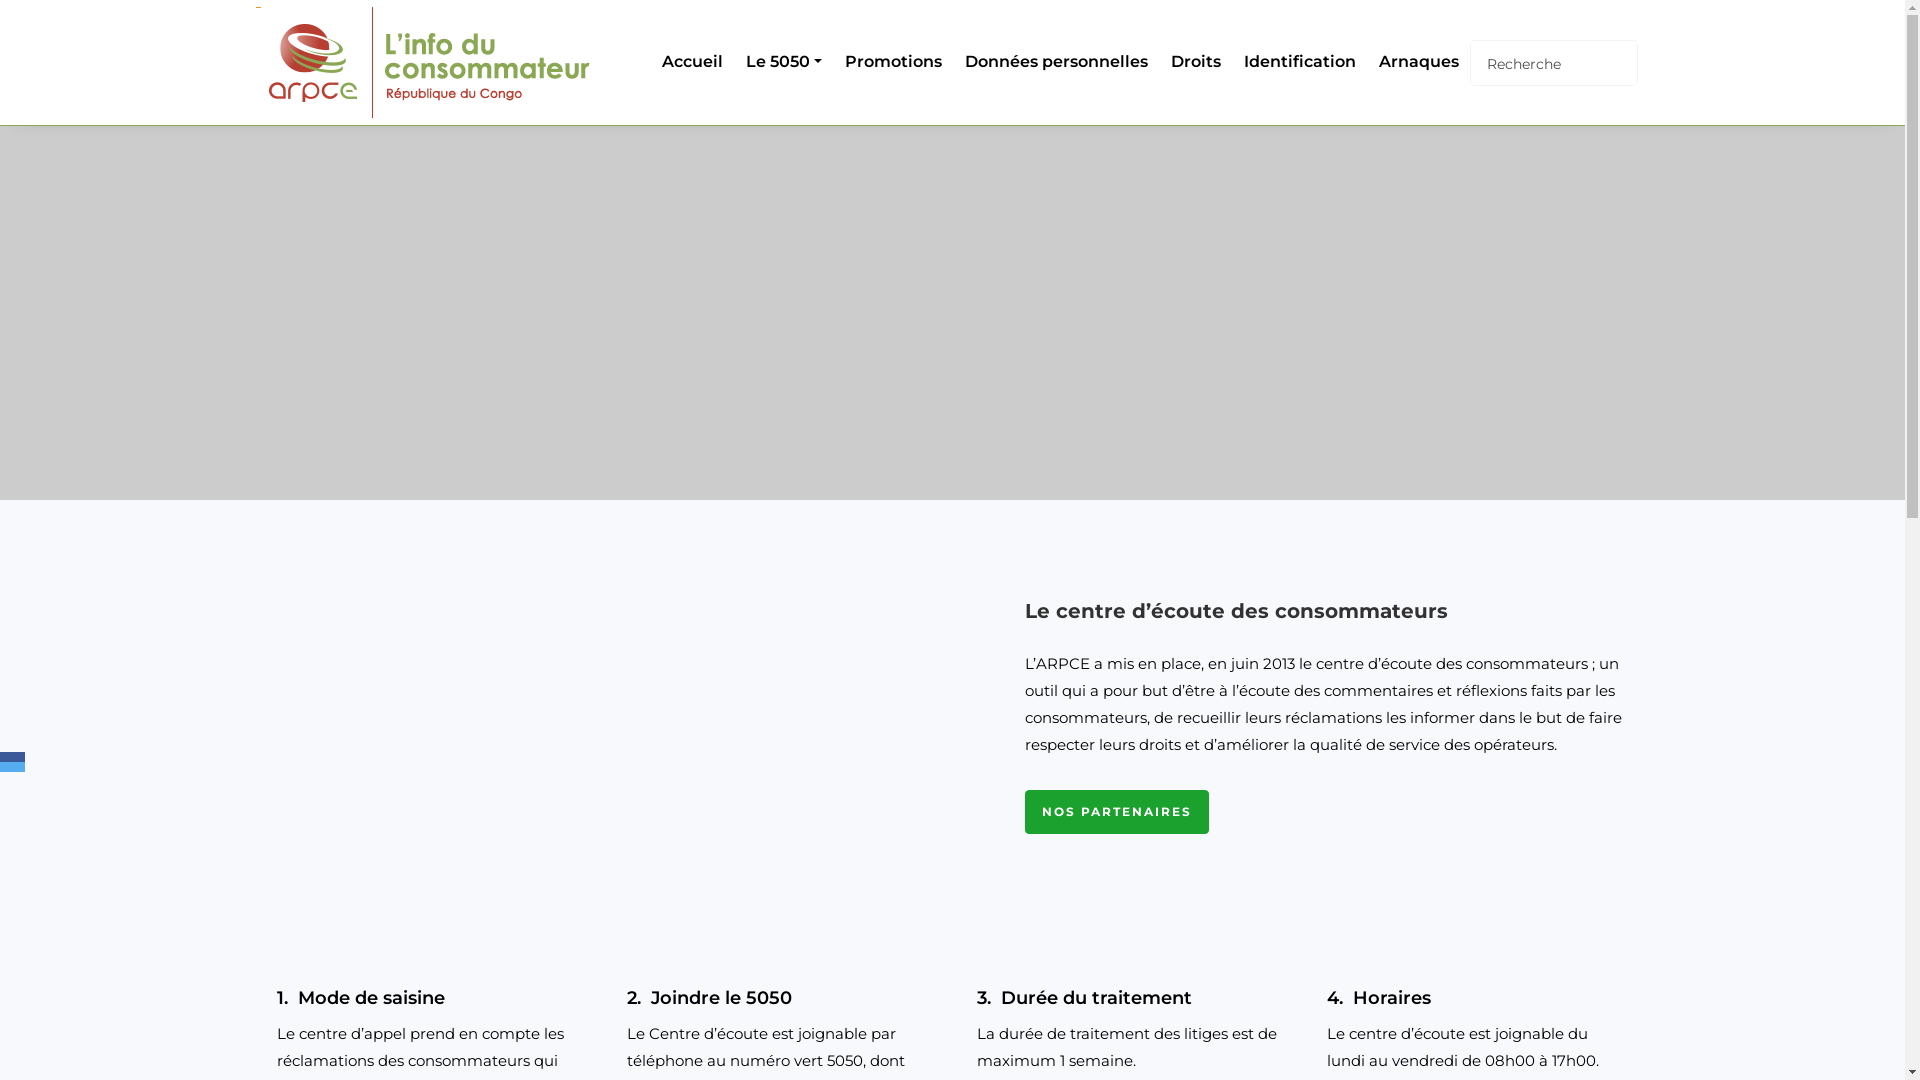 The height and width of the screenshot is (1080, 1920). What do you see at coordinates (779, 61) in the screenshot?
I see `'Le 5050'` at bounding box center [779, 61].